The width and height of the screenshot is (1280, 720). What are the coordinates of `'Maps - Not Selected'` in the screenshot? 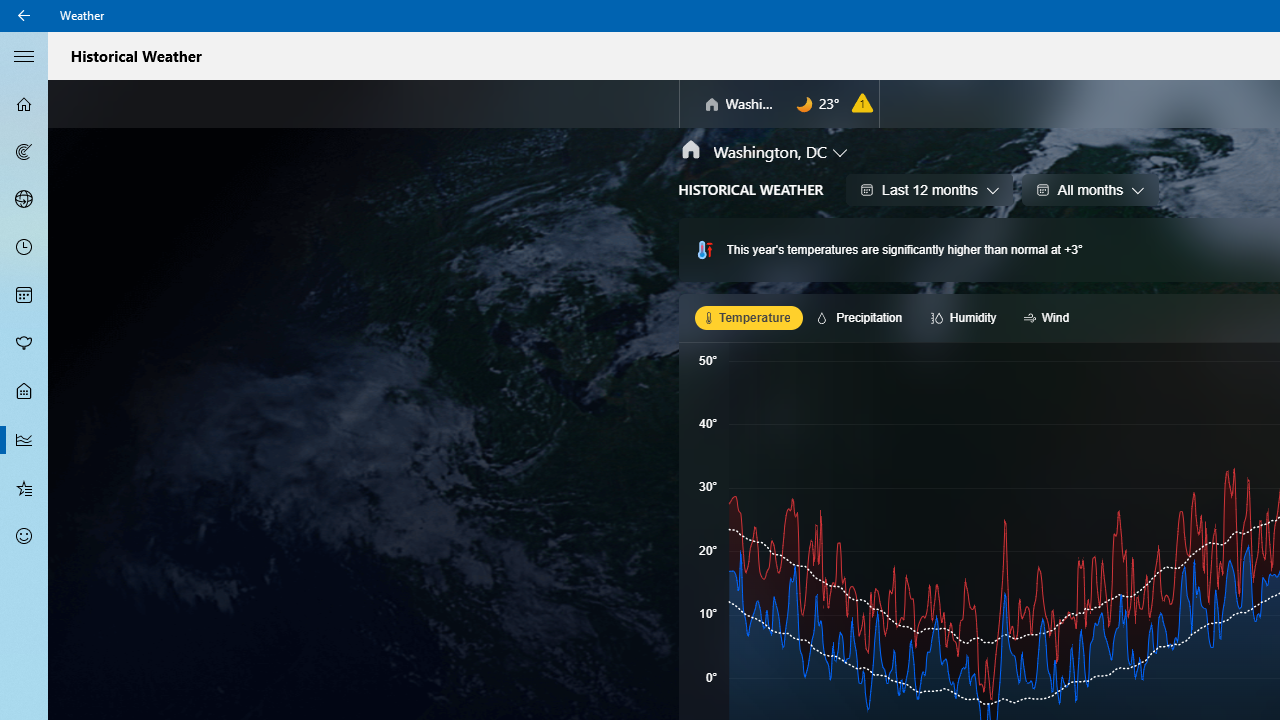 It's located at (24, 150).